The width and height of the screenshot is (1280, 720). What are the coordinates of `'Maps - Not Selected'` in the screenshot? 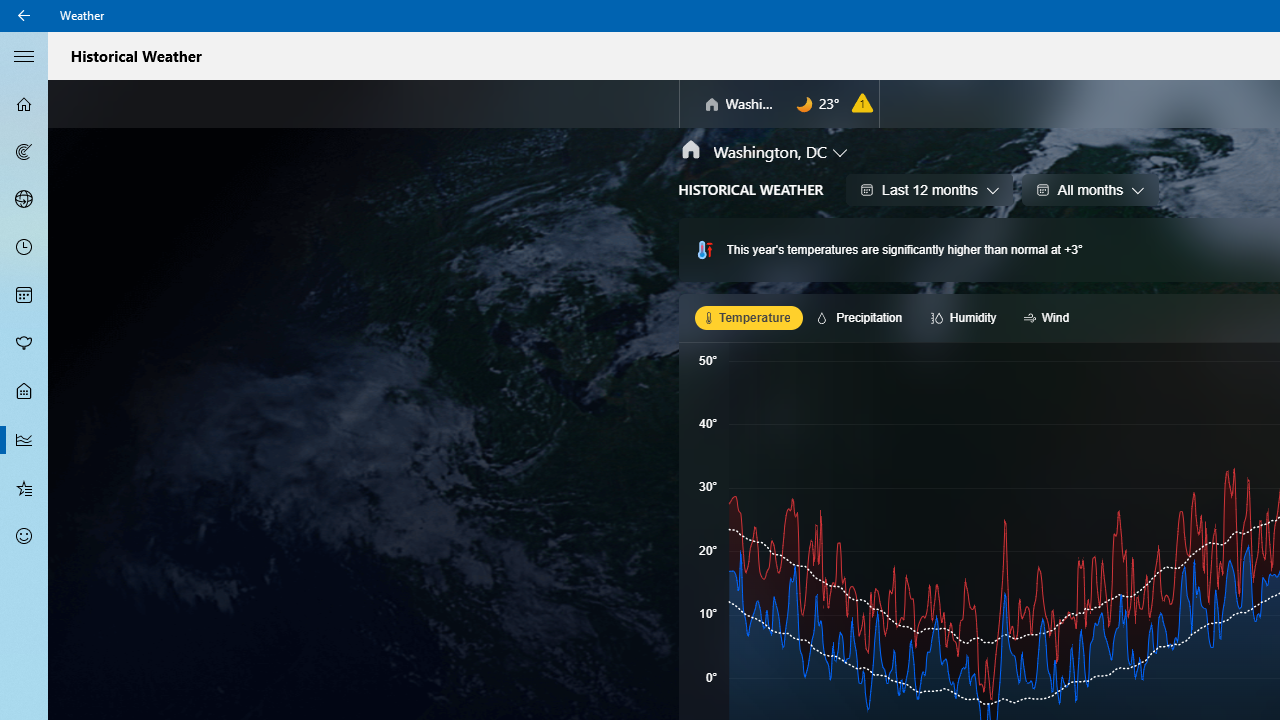 It's located at (24, 150).